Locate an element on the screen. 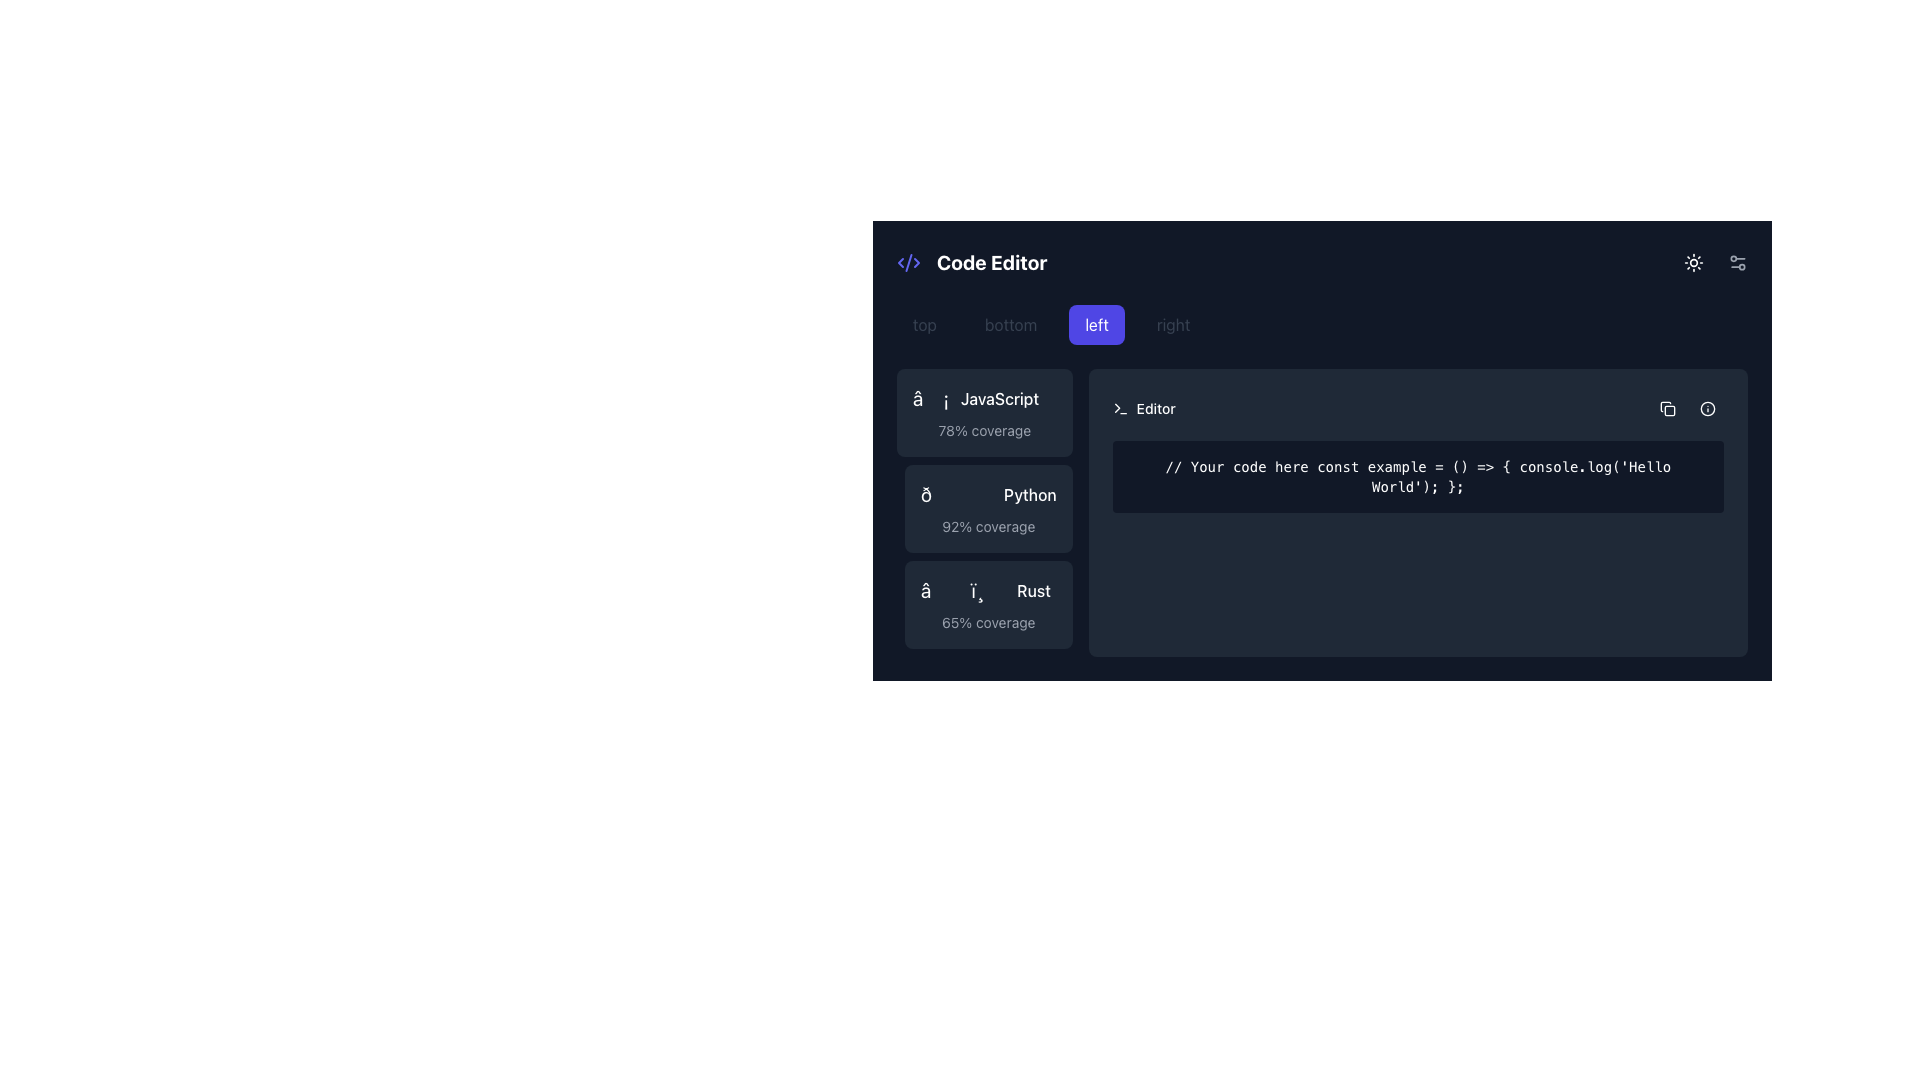  the circular information icon with an outlined 'i' inside it, located in the top-right corner of the Code Editor interface is located at coordinates (1707, 407).